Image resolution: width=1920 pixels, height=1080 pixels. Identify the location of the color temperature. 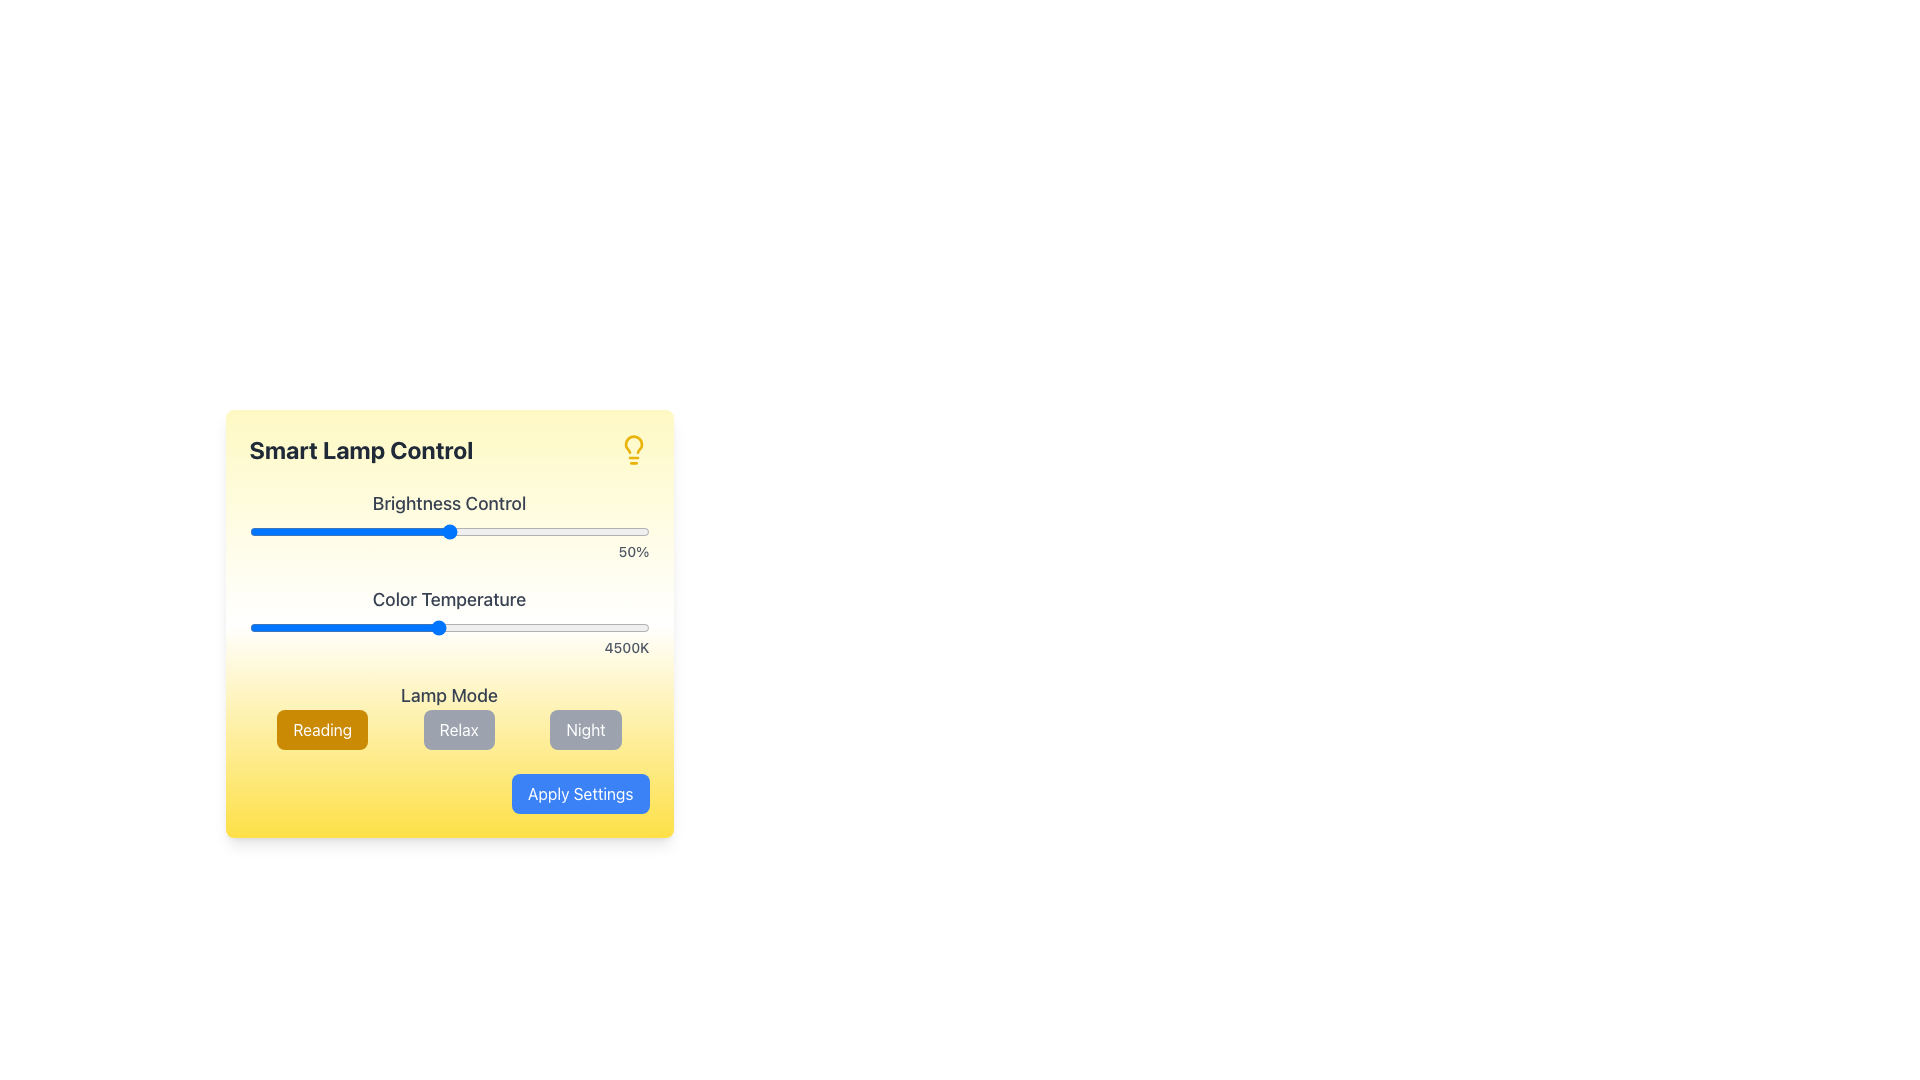
(489, 627).